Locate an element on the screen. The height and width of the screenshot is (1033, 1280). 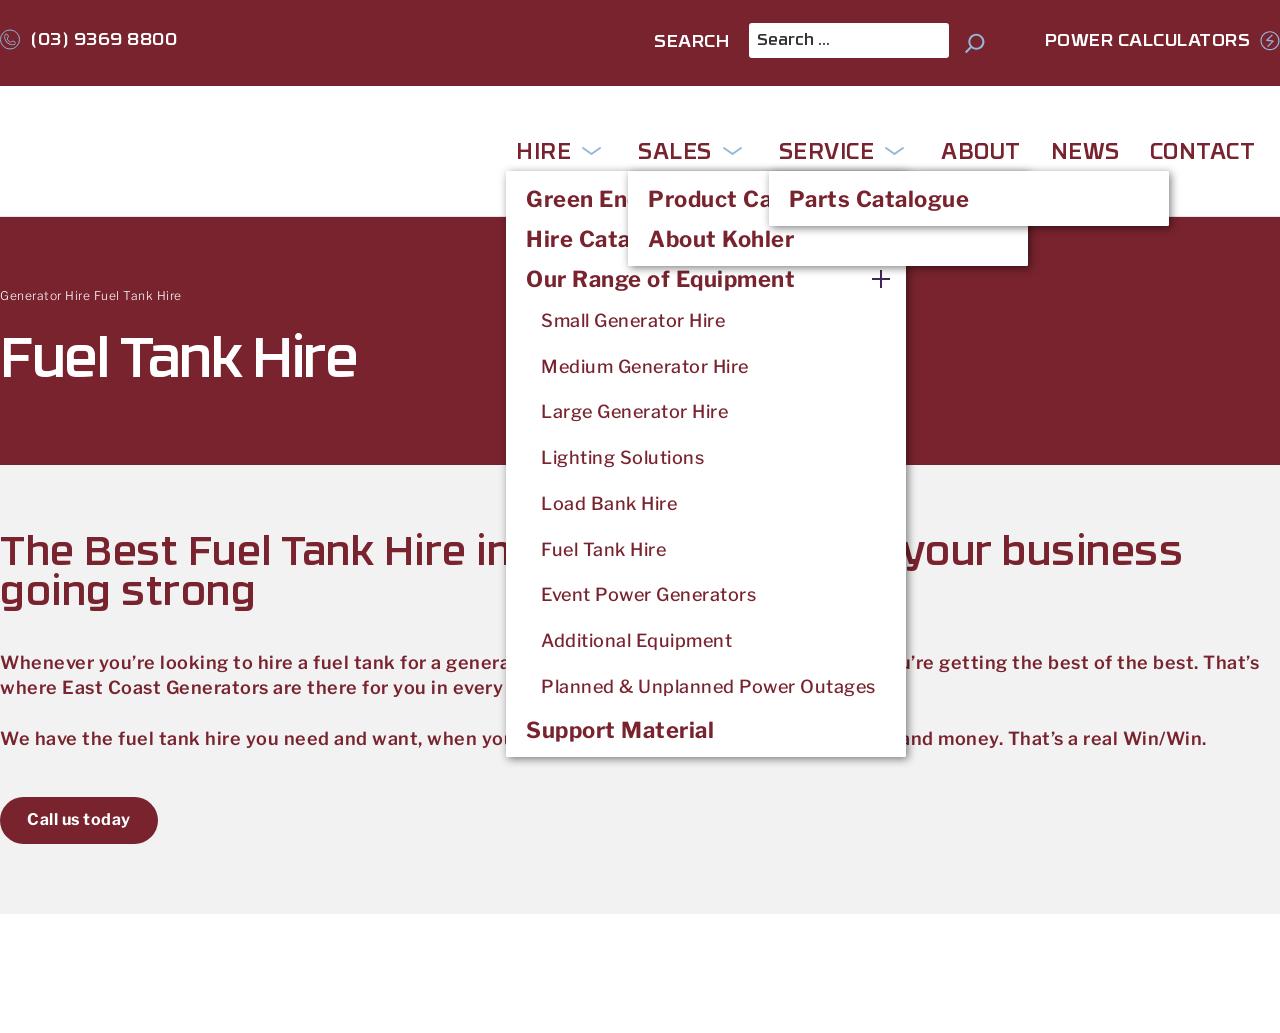
'Planned & Unplanned Power Outages' is located at coordinates (707, 684).